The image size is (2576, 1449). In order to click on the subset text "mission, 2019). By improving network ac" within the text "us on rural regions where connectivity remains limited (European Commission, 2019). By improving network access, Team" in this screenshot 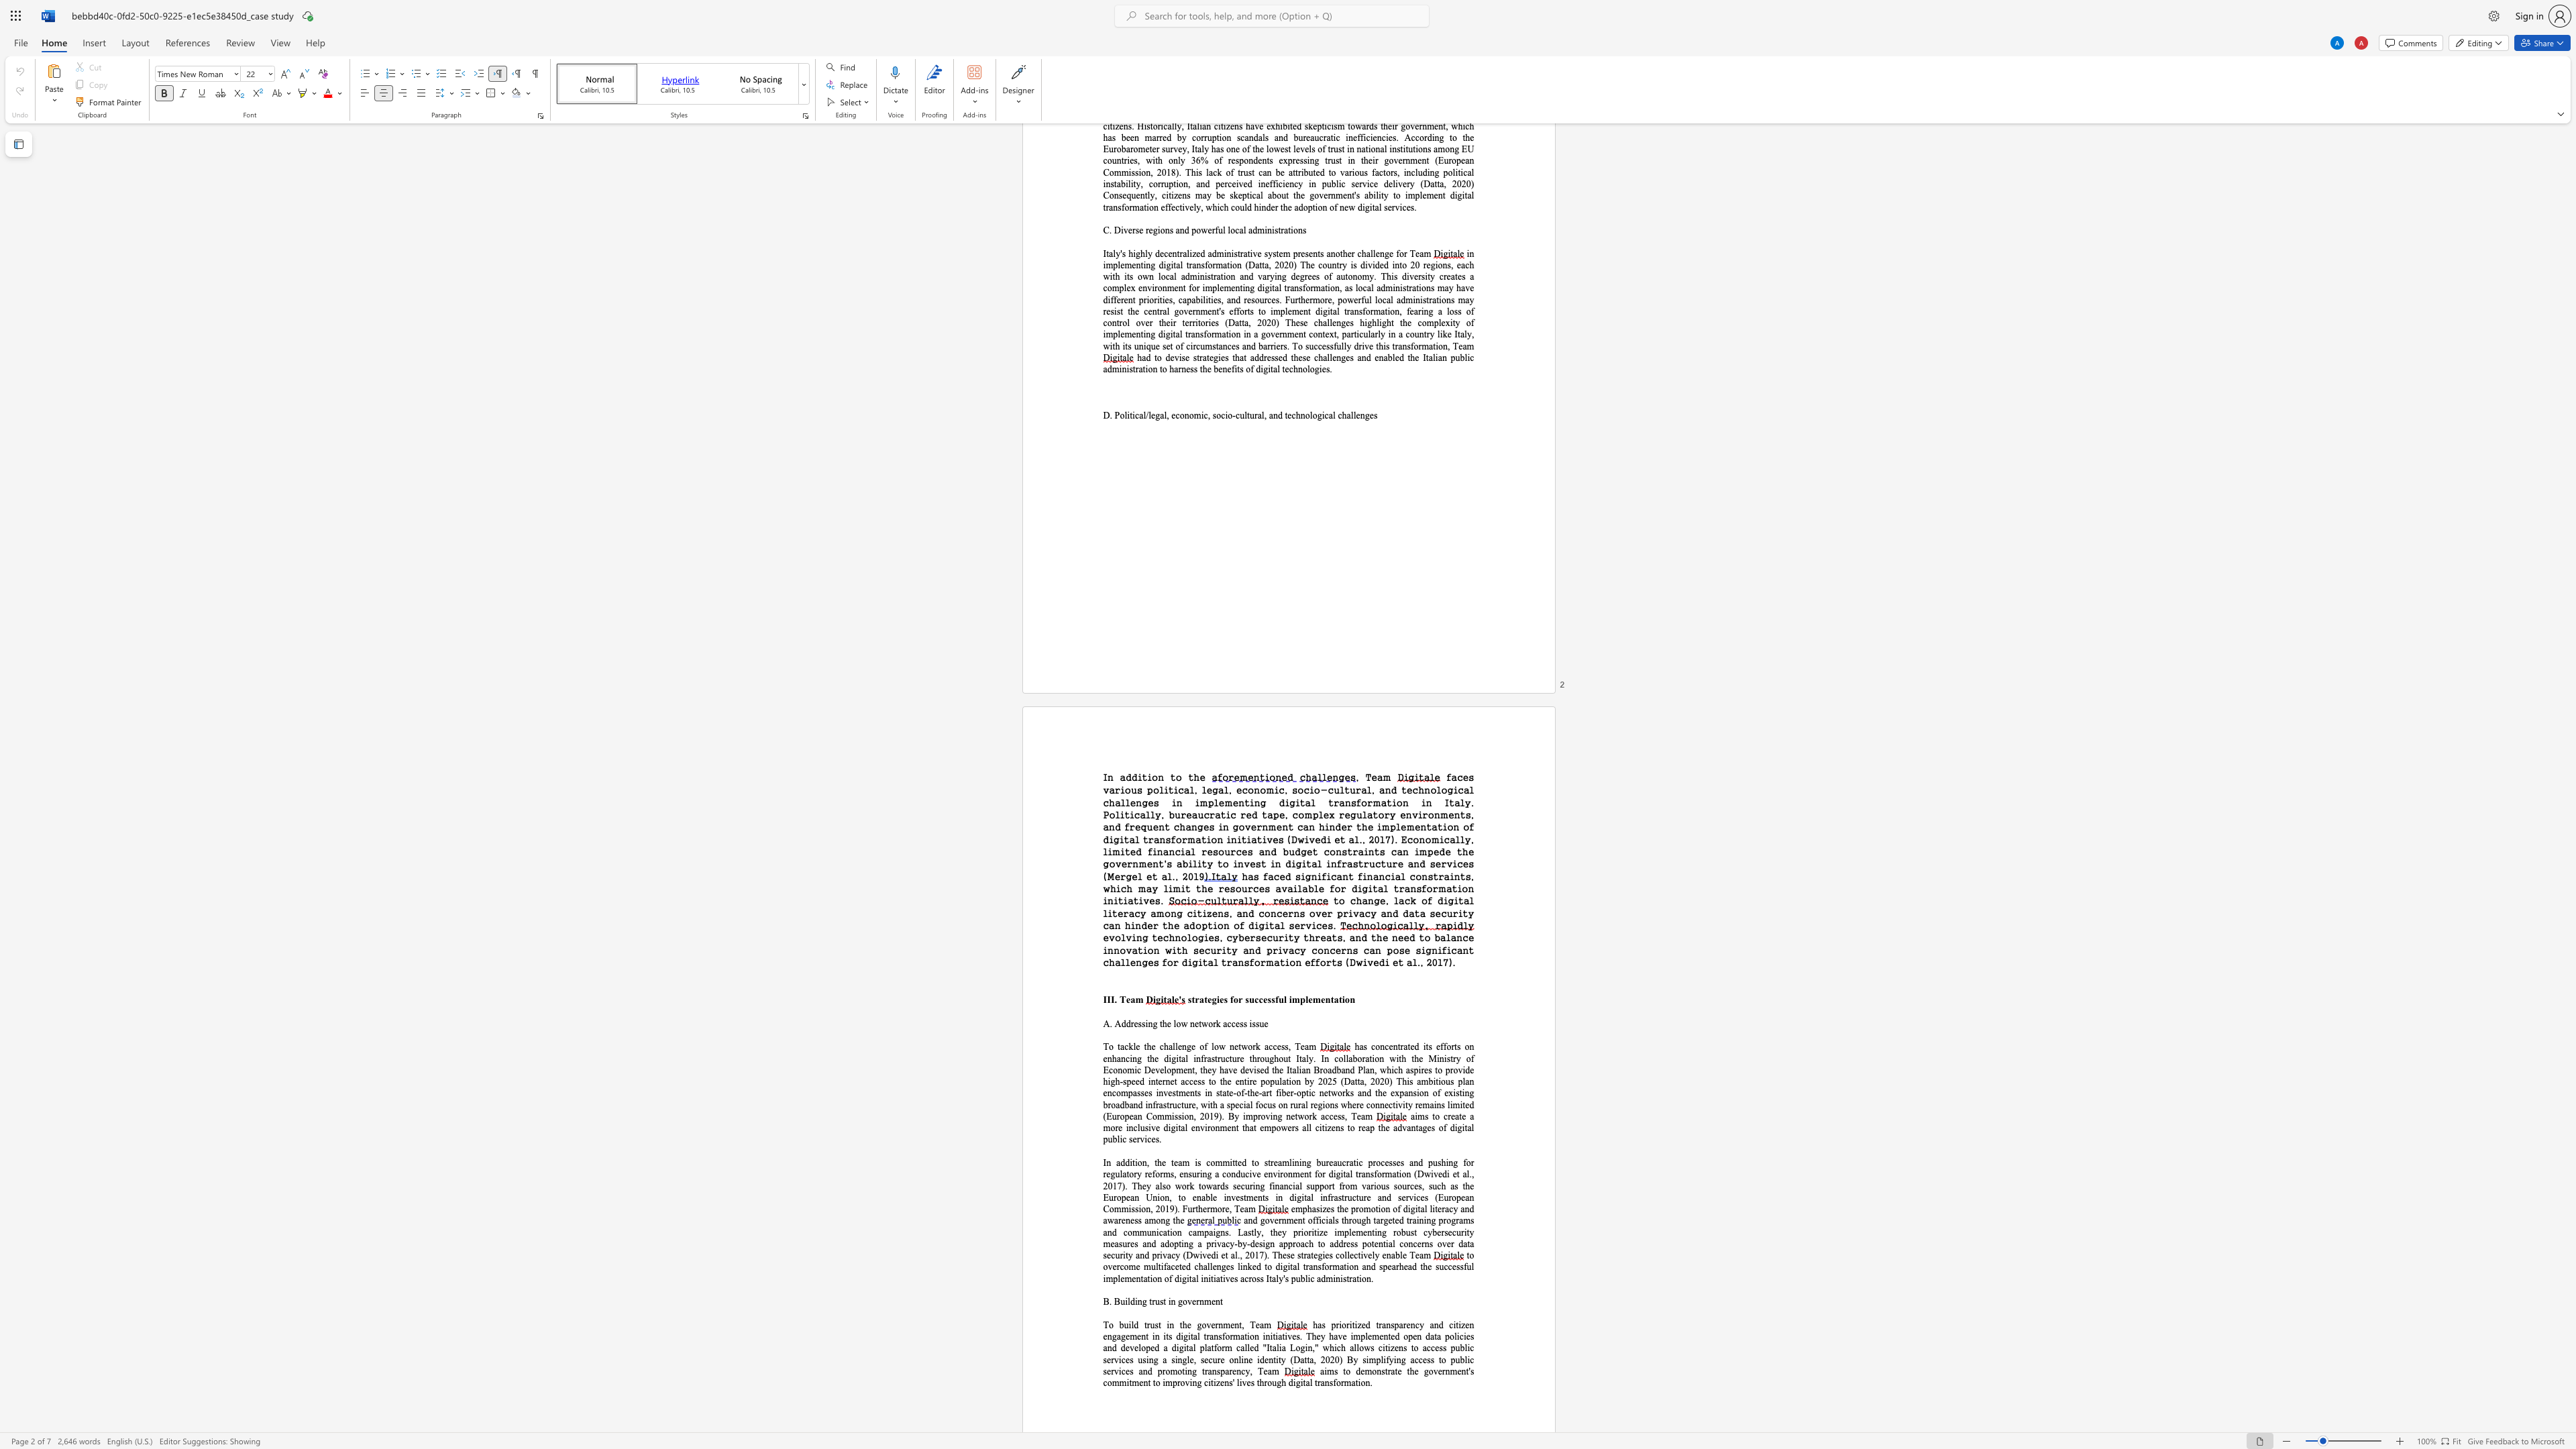, I will do `click(1164, 1116)`.